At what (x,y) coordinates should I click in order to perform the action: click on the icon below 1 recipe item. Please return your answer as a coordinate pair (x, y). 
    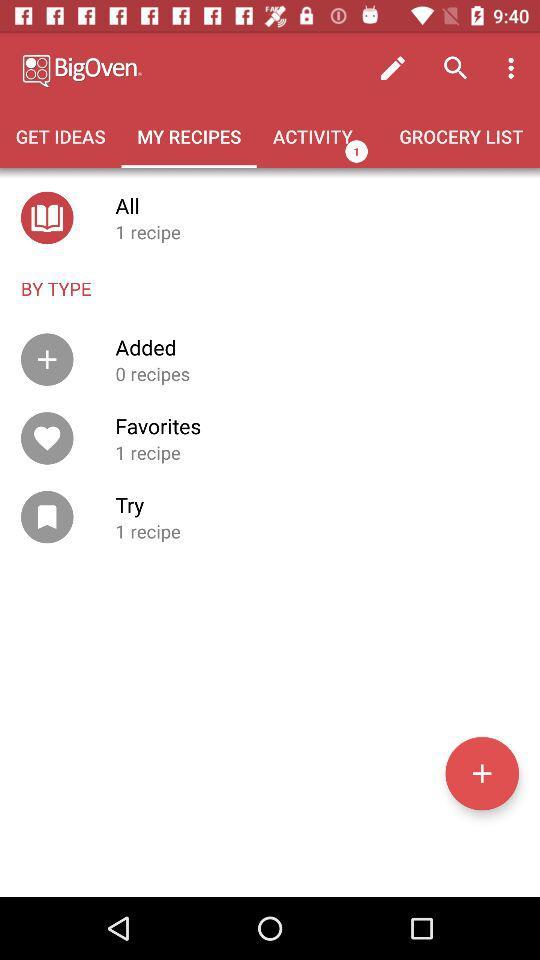
    Looking at the image, I should click on (481, 772).